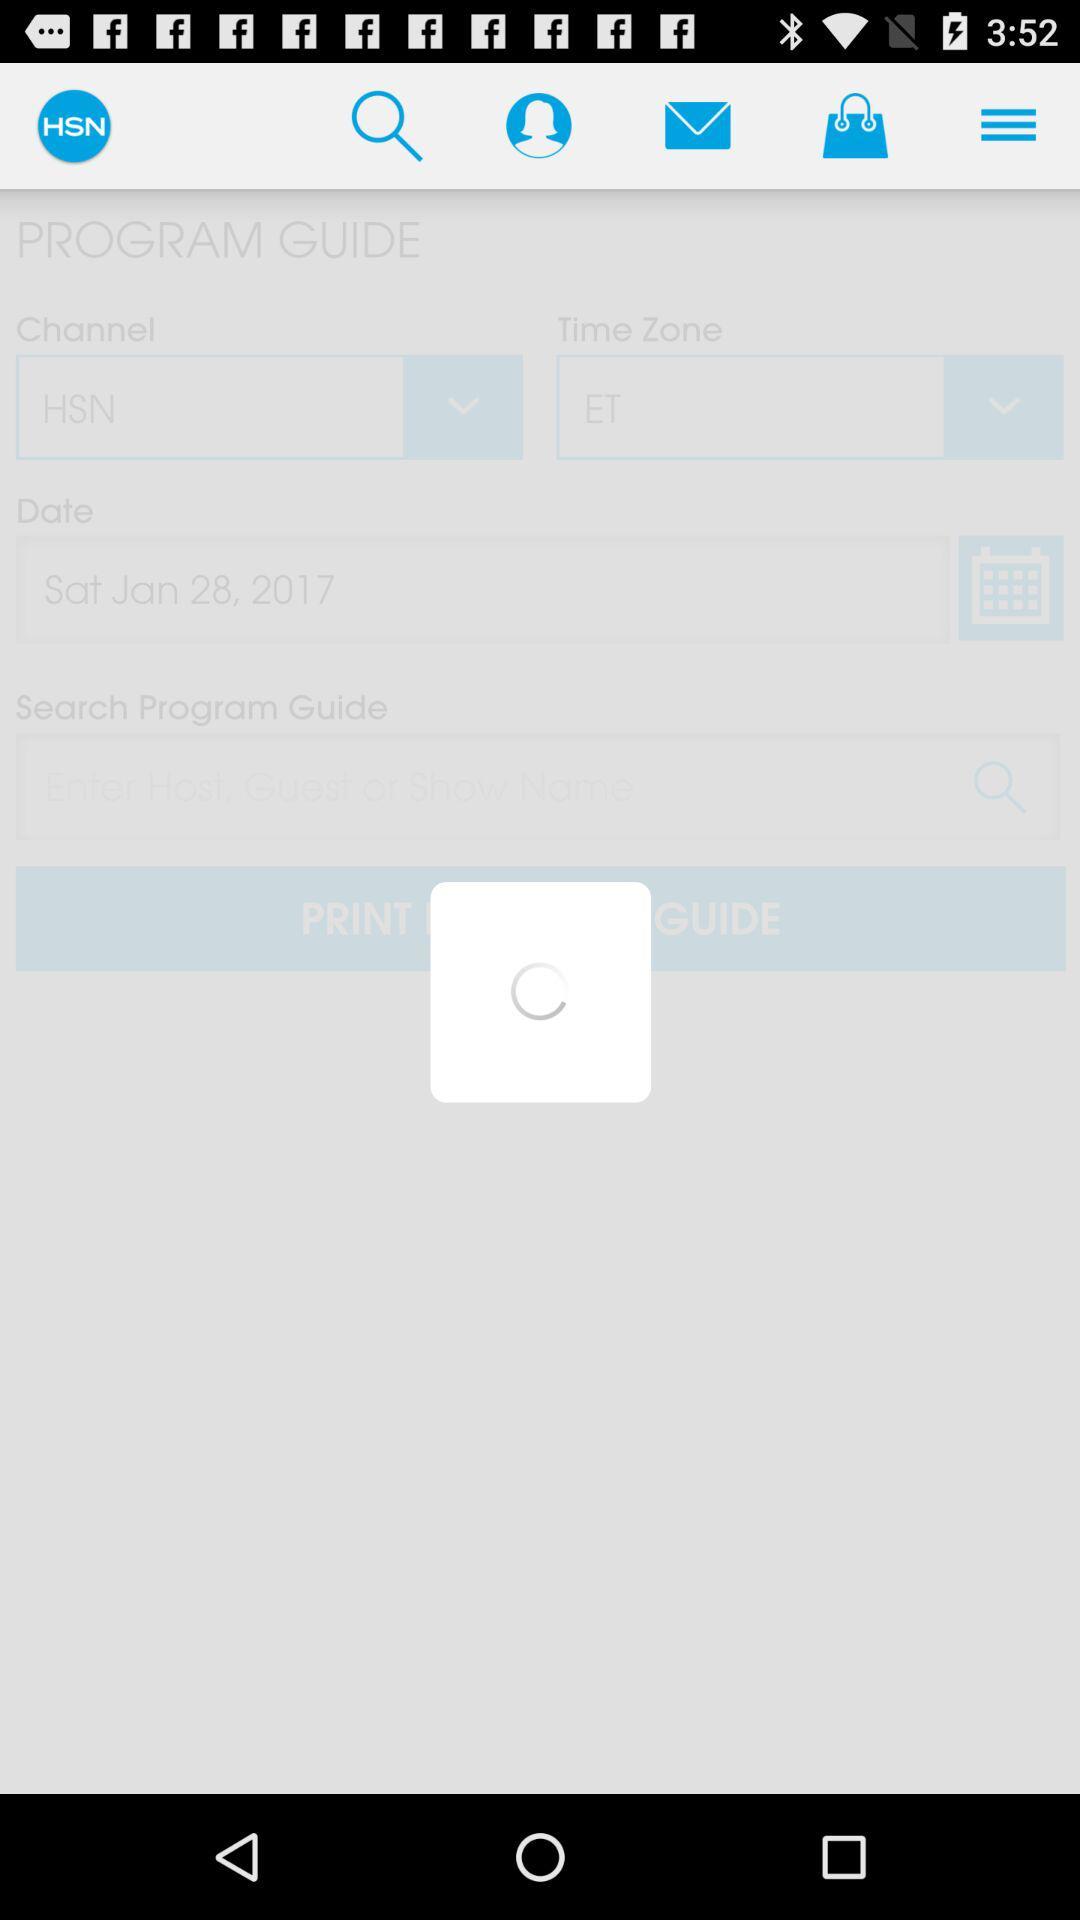  What do you see at coordinates (855, 124) in the screenshot?
I see `shopping cart button` at bounding box center [855, 124].